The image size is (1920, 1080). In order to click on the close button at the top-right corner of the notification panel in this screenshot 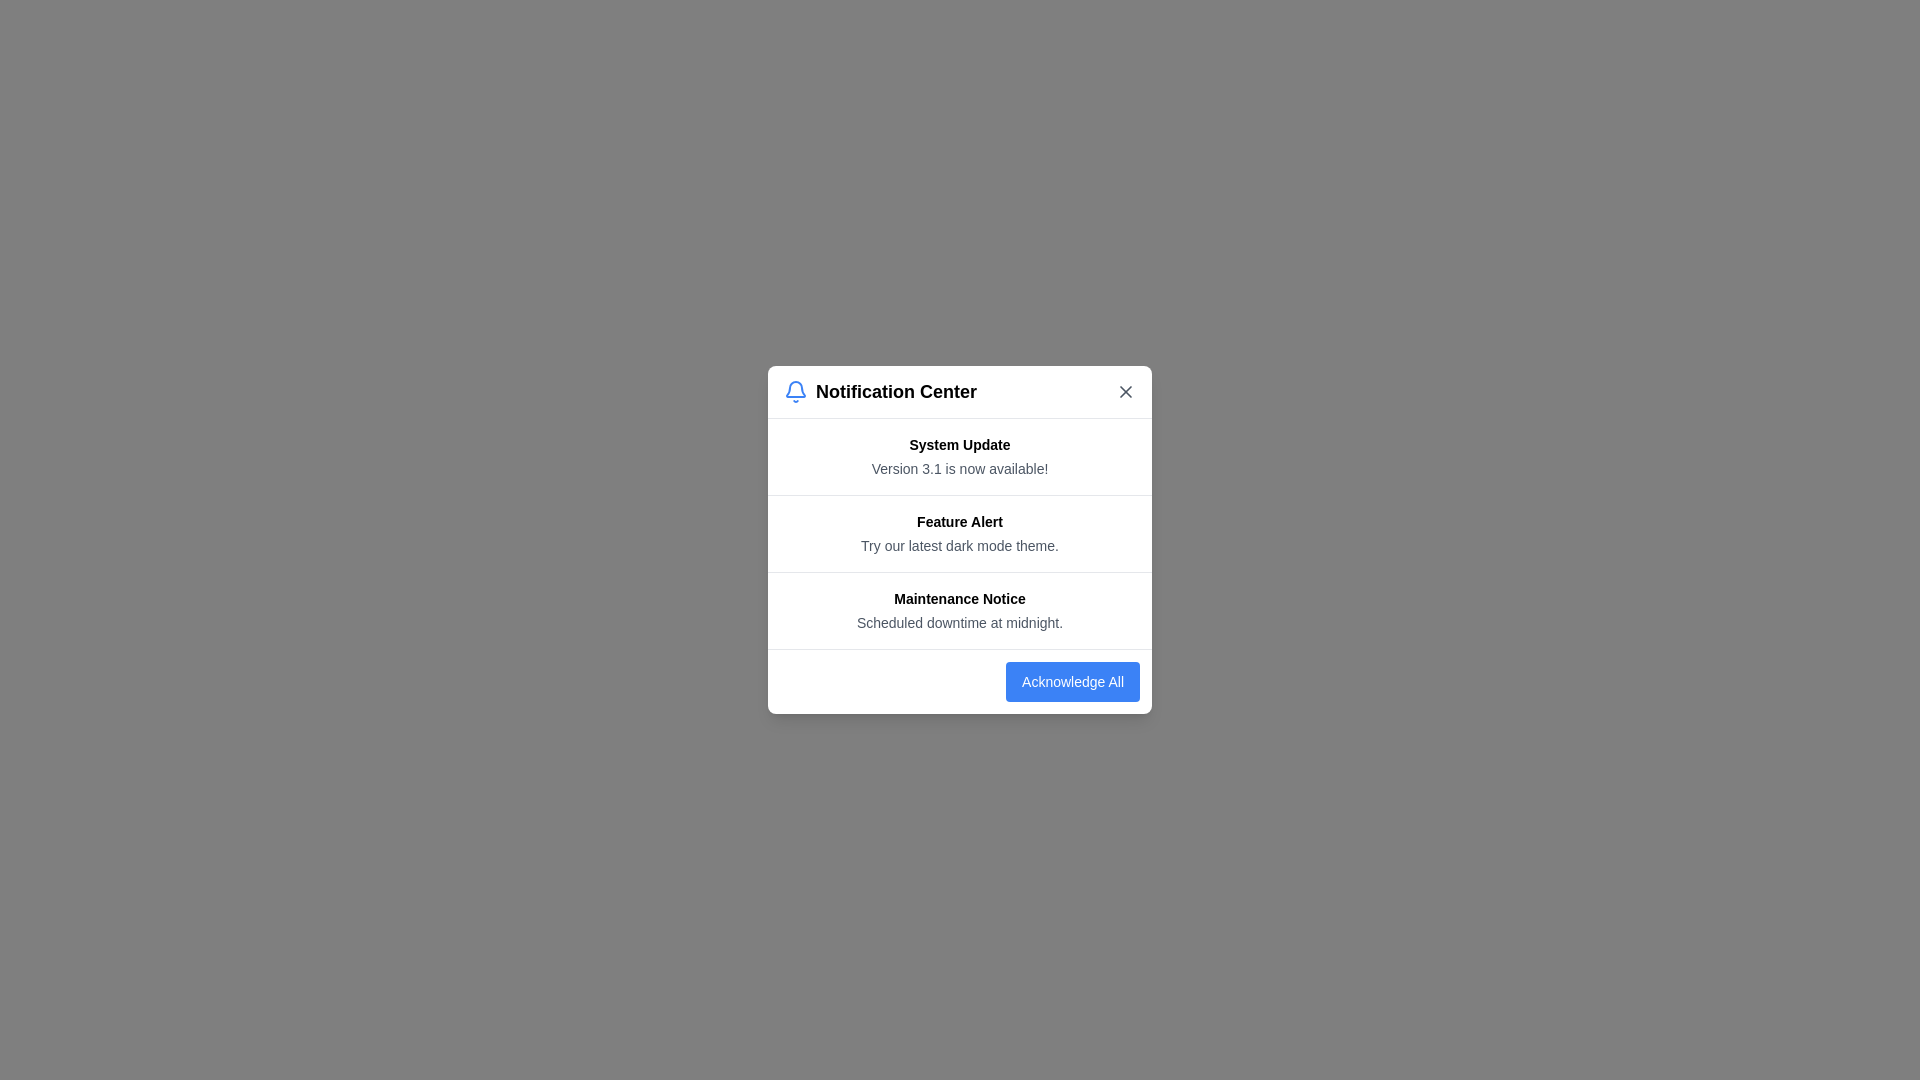, I will do `click(1126, 392)`.